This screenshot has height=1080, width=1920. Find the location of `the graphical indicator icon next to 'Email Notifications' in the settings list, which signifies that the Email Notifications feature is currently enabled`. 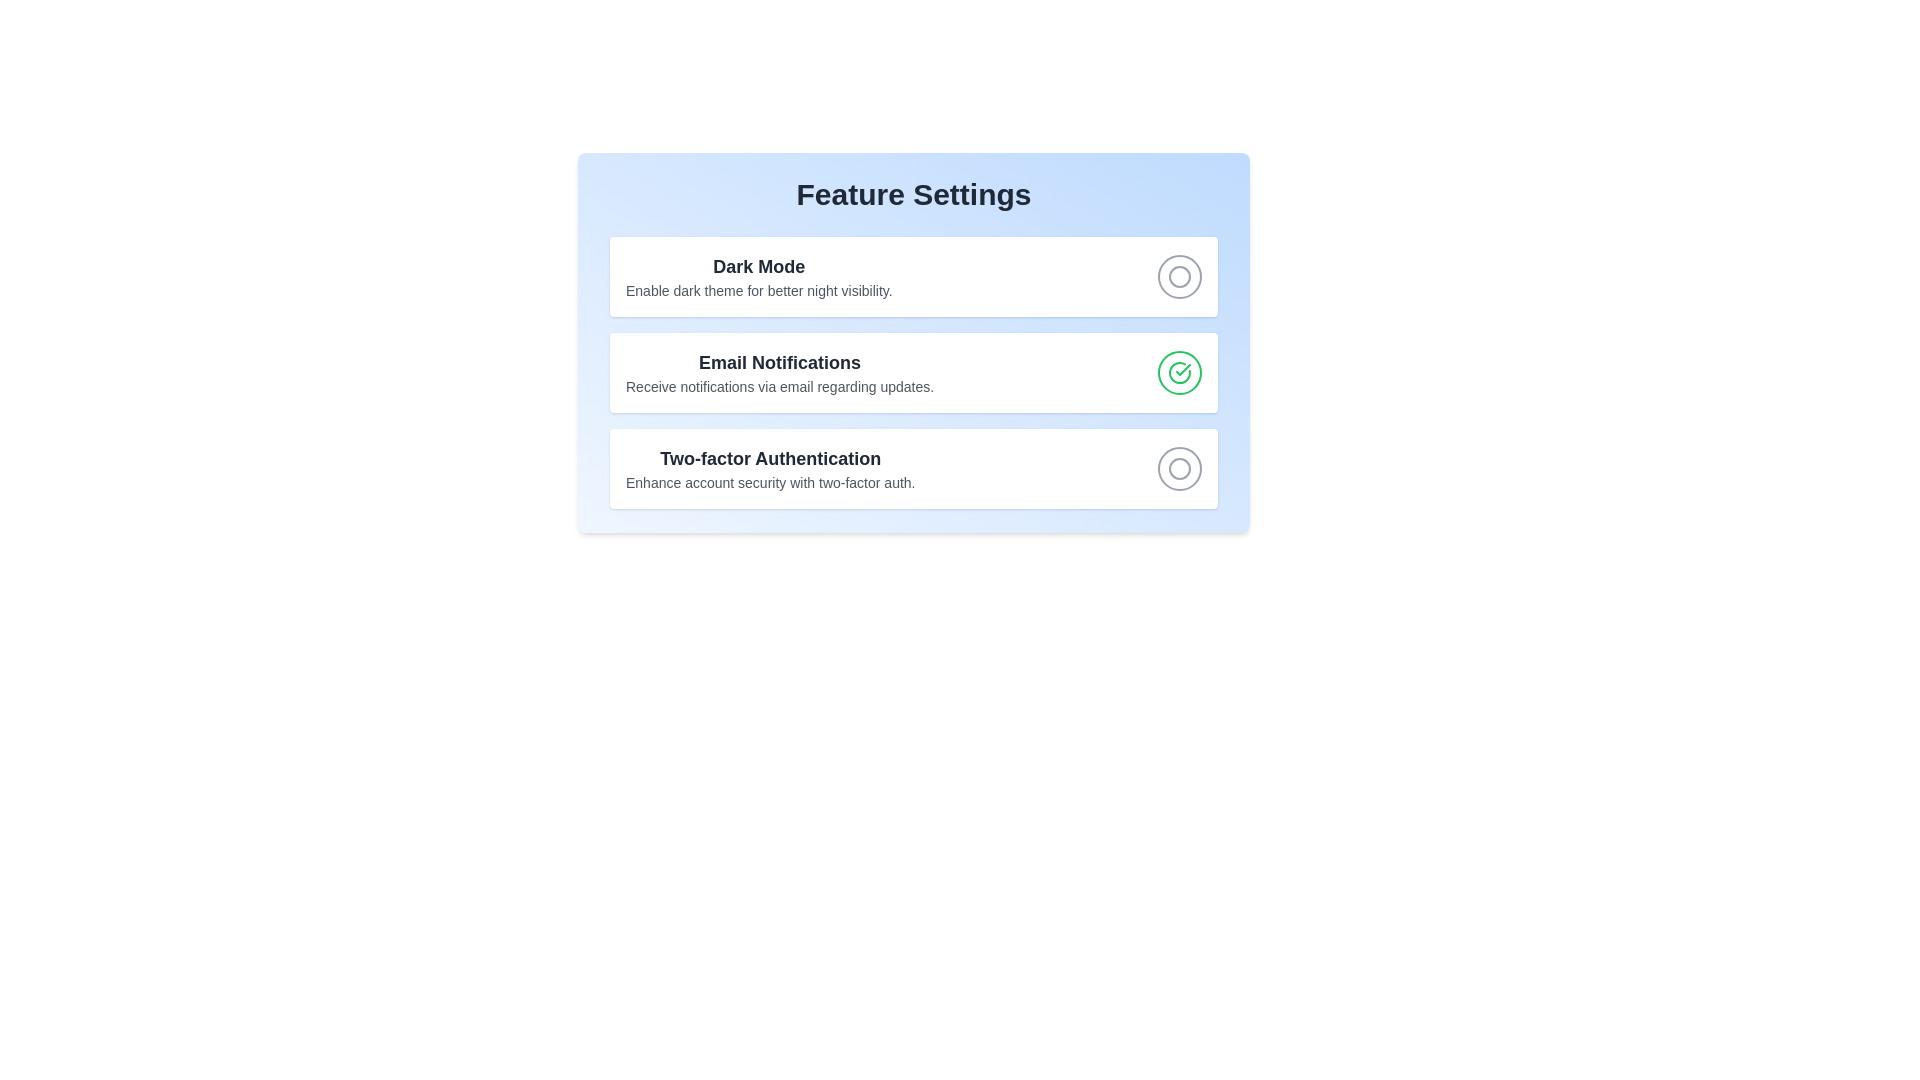

the graphical indicator icon next to 'Email Notifications' in the settings list, which signifies that the Email Notifications feature is currently enabled is located at coordinates (1180, 373).